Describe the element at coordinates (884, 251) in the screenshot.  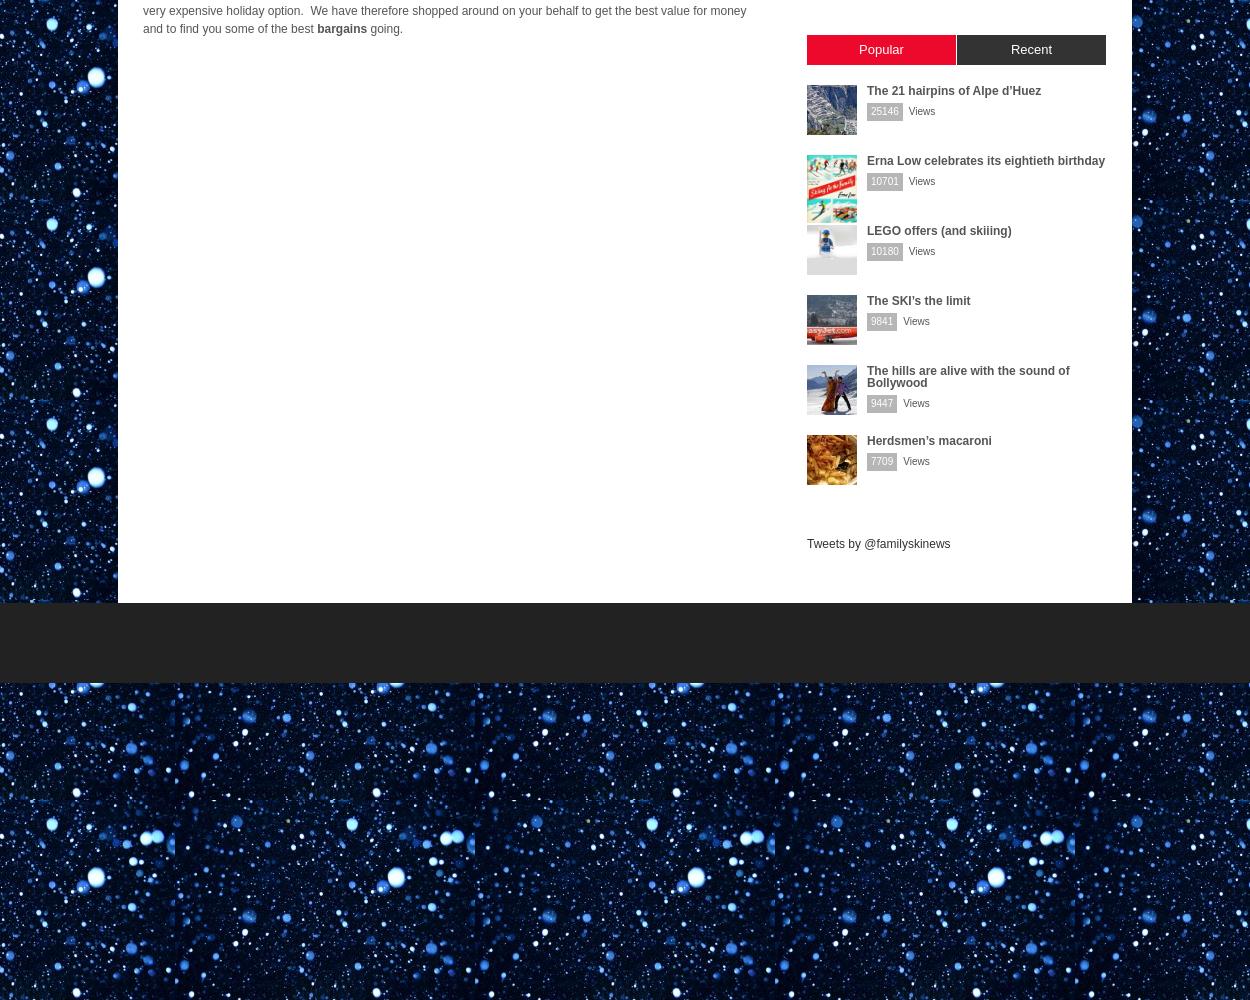
I see `'10180'` at that location.